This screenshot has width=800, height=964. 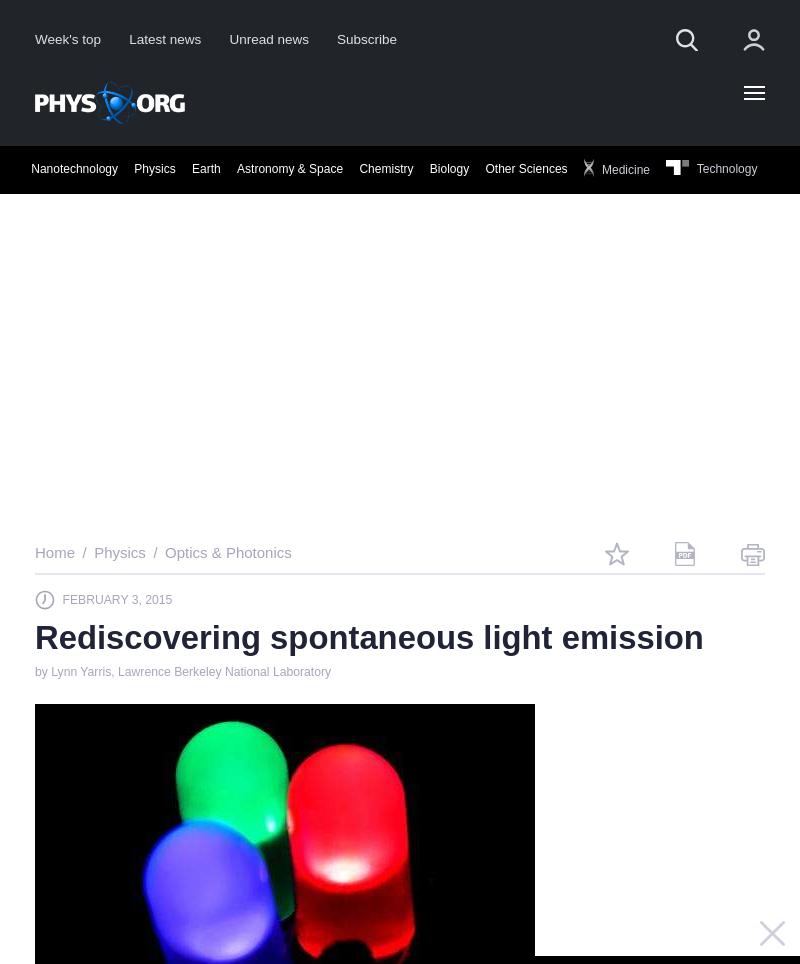 What do you see at coordinates (585, 412) in the screenshot?
I see `'Sign up'` at bounding box center [585, 412].